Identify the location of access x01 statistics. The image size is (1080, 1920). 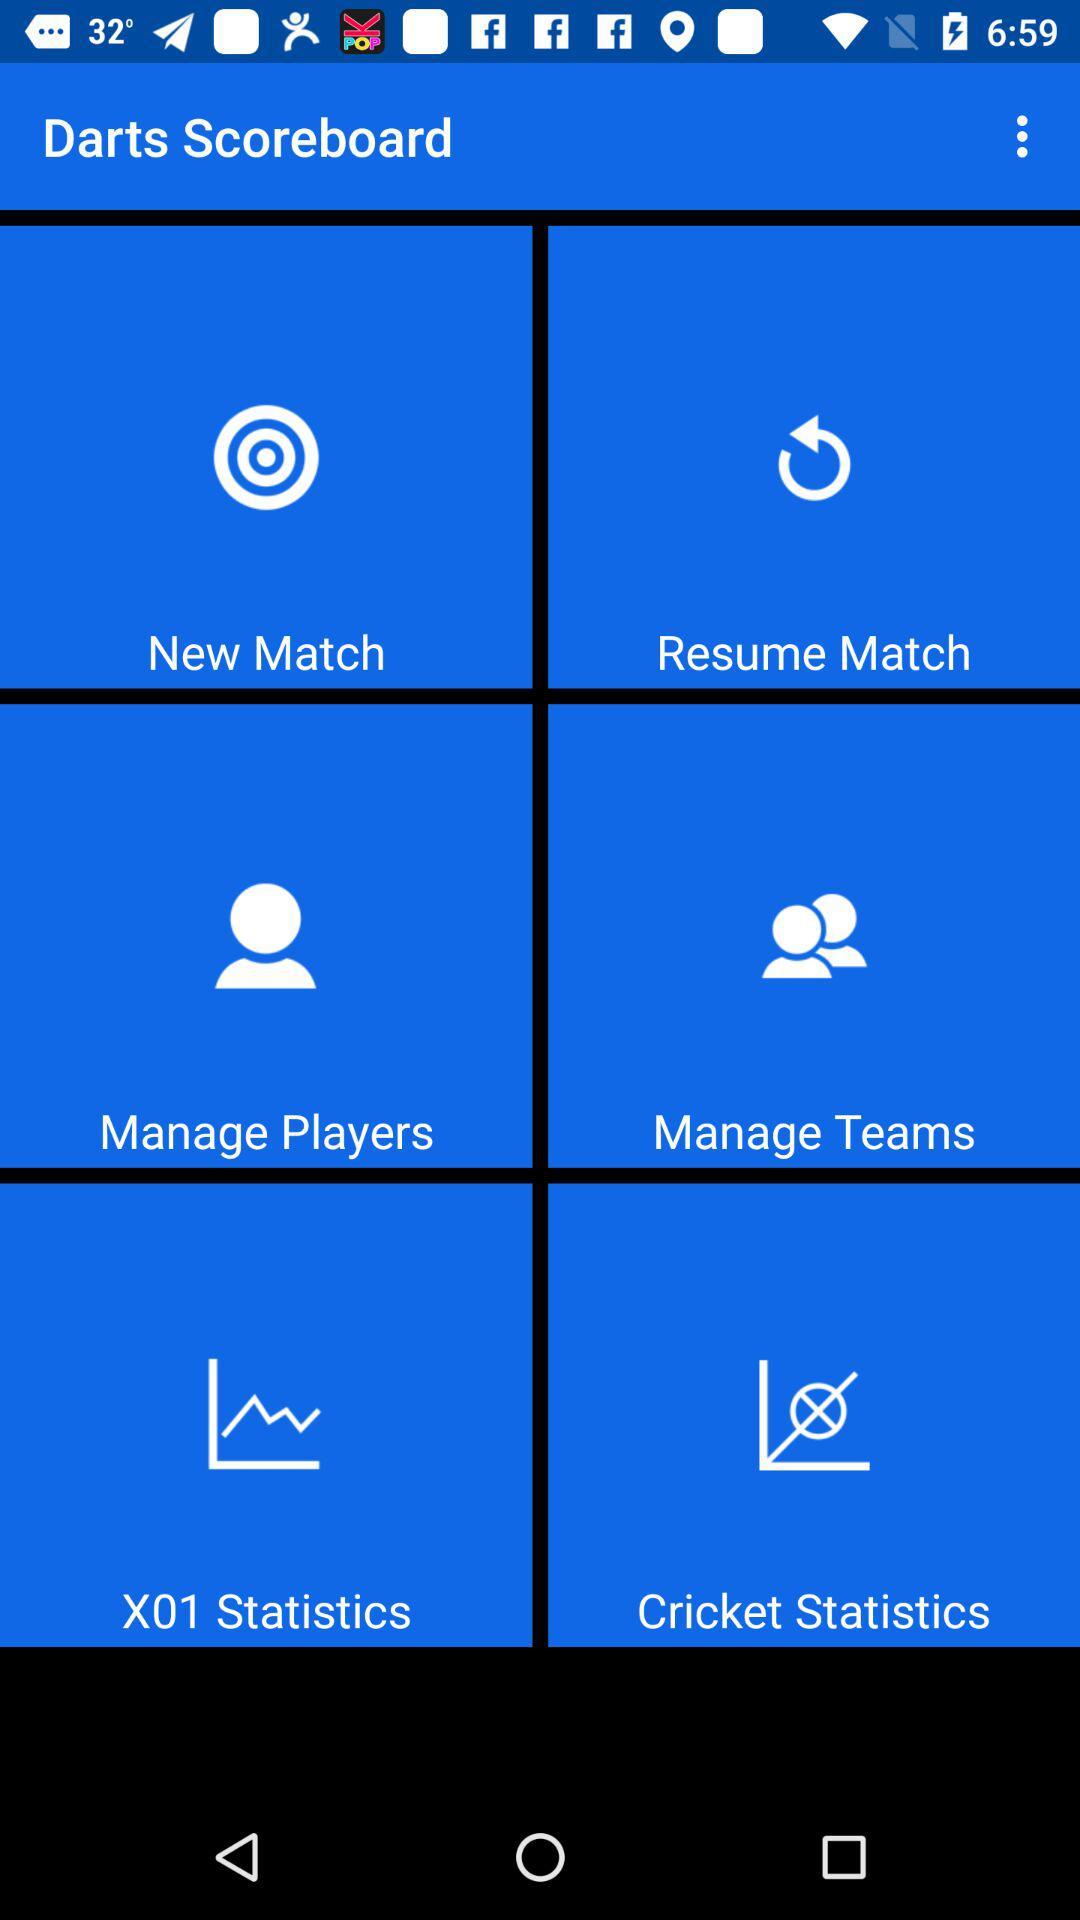
(265, 1414).